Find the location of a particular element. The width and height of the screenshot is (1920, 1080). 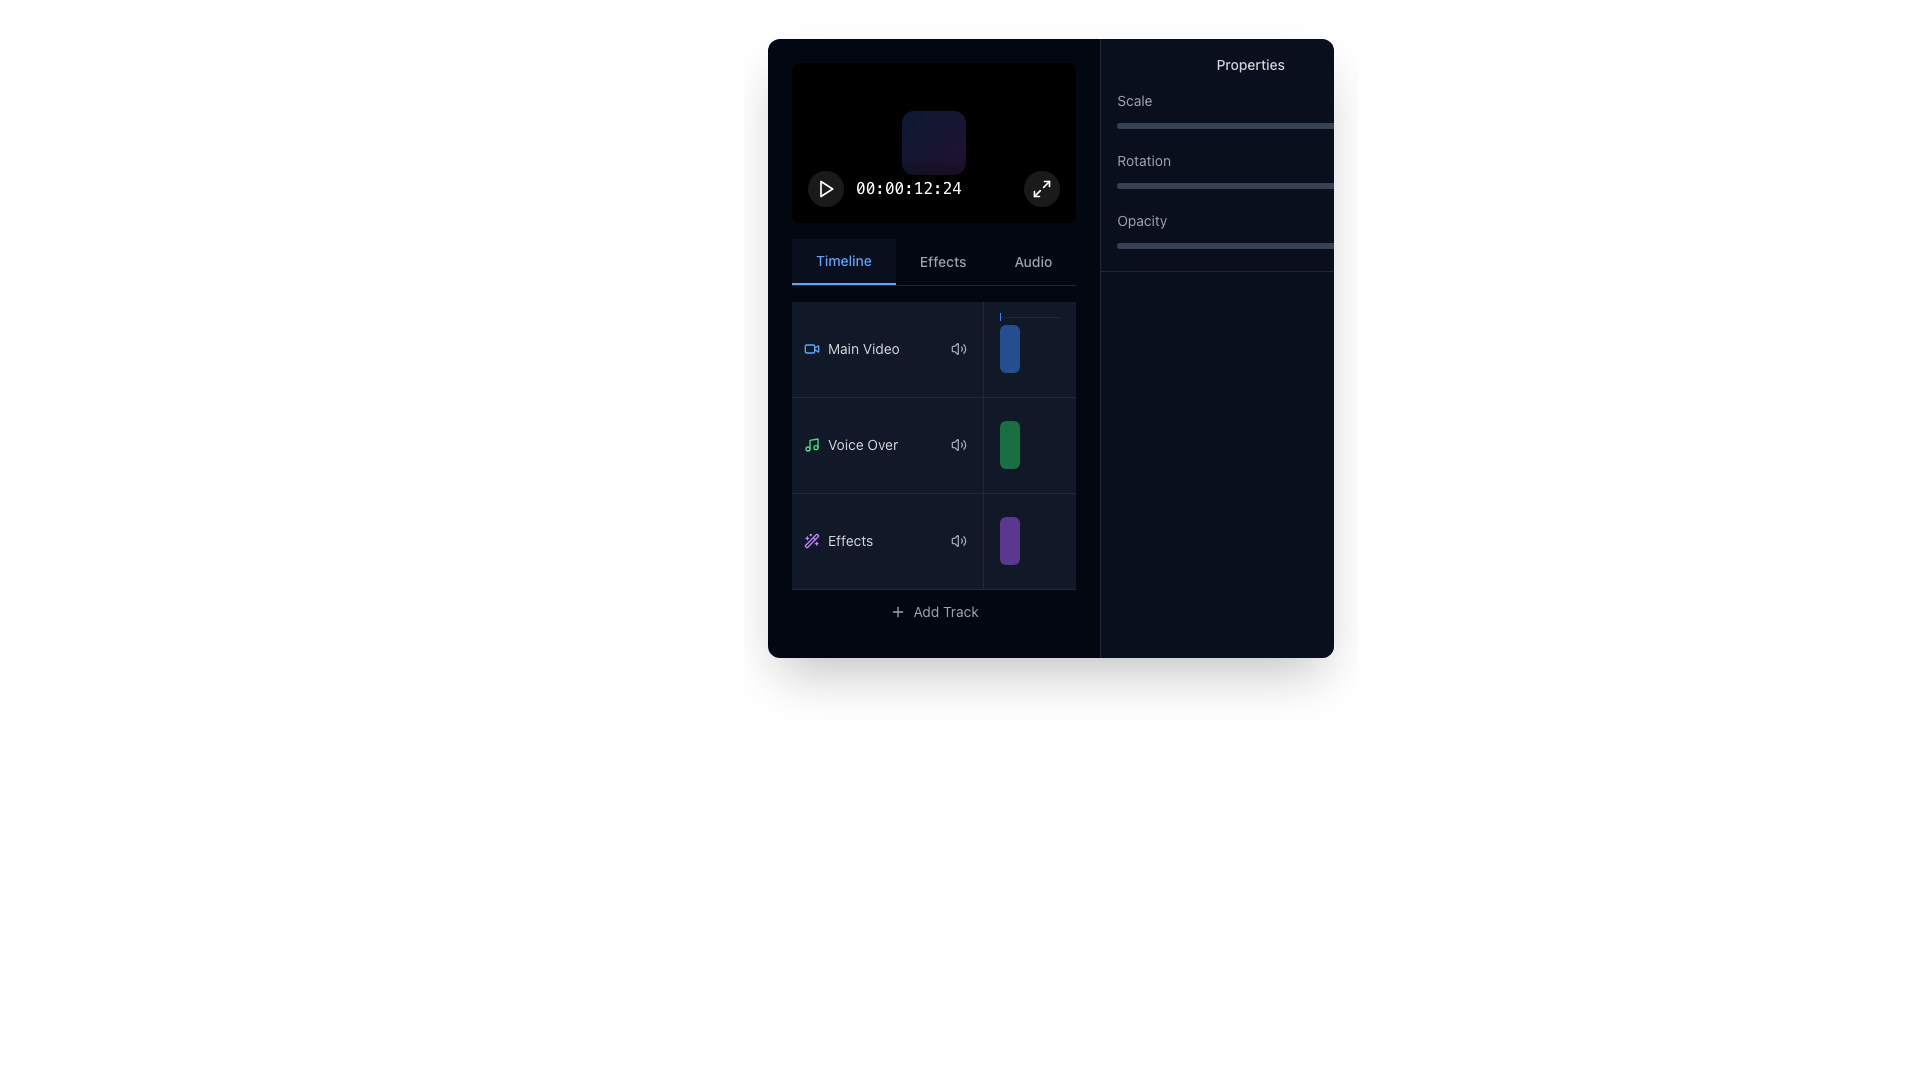

the 'Effects' label in the left panel of the multimedia editing application, which is the third item in a vertical list of tracks or layers is located at coordinates (838, 541).